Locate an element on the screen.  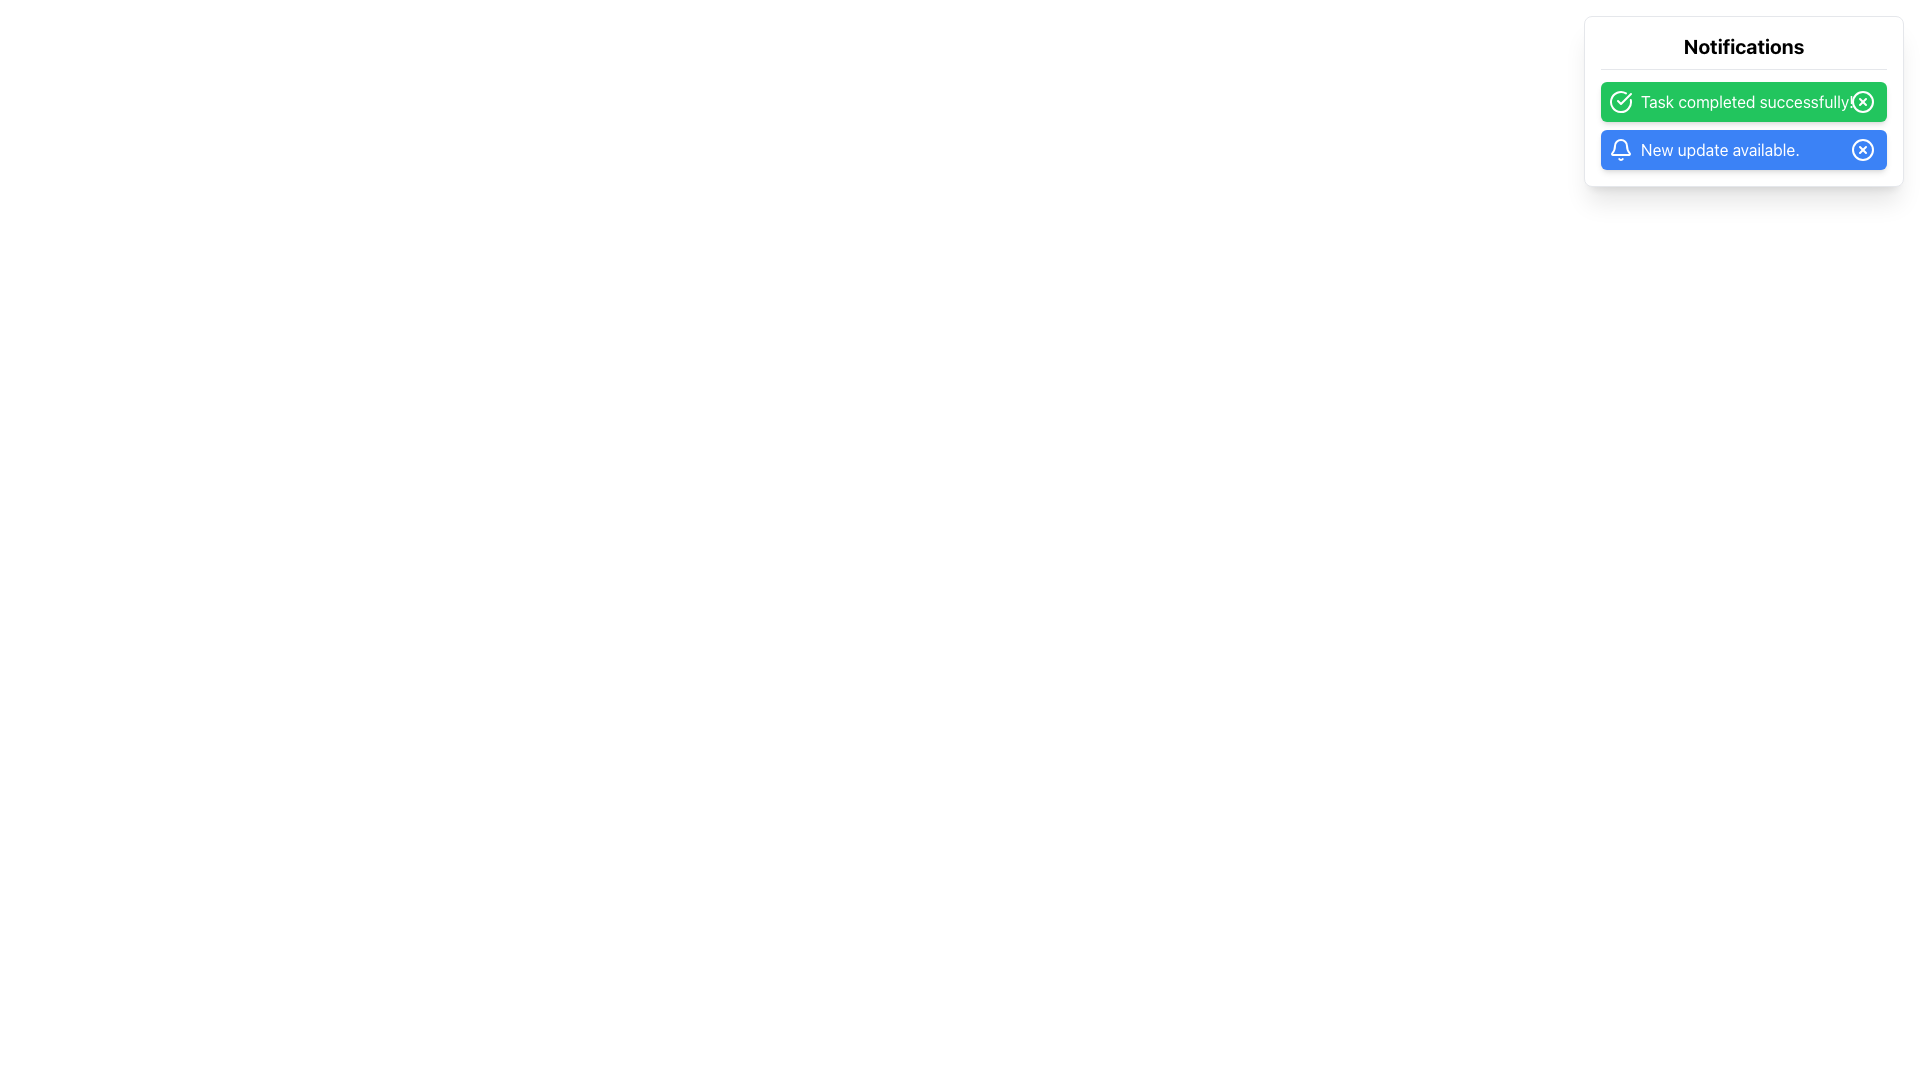
the Notification message bar that informs the user about the availability of a new update, positioned below the green notification message stating 'Task completed successfully!' is located at coordinates (1742, 149).